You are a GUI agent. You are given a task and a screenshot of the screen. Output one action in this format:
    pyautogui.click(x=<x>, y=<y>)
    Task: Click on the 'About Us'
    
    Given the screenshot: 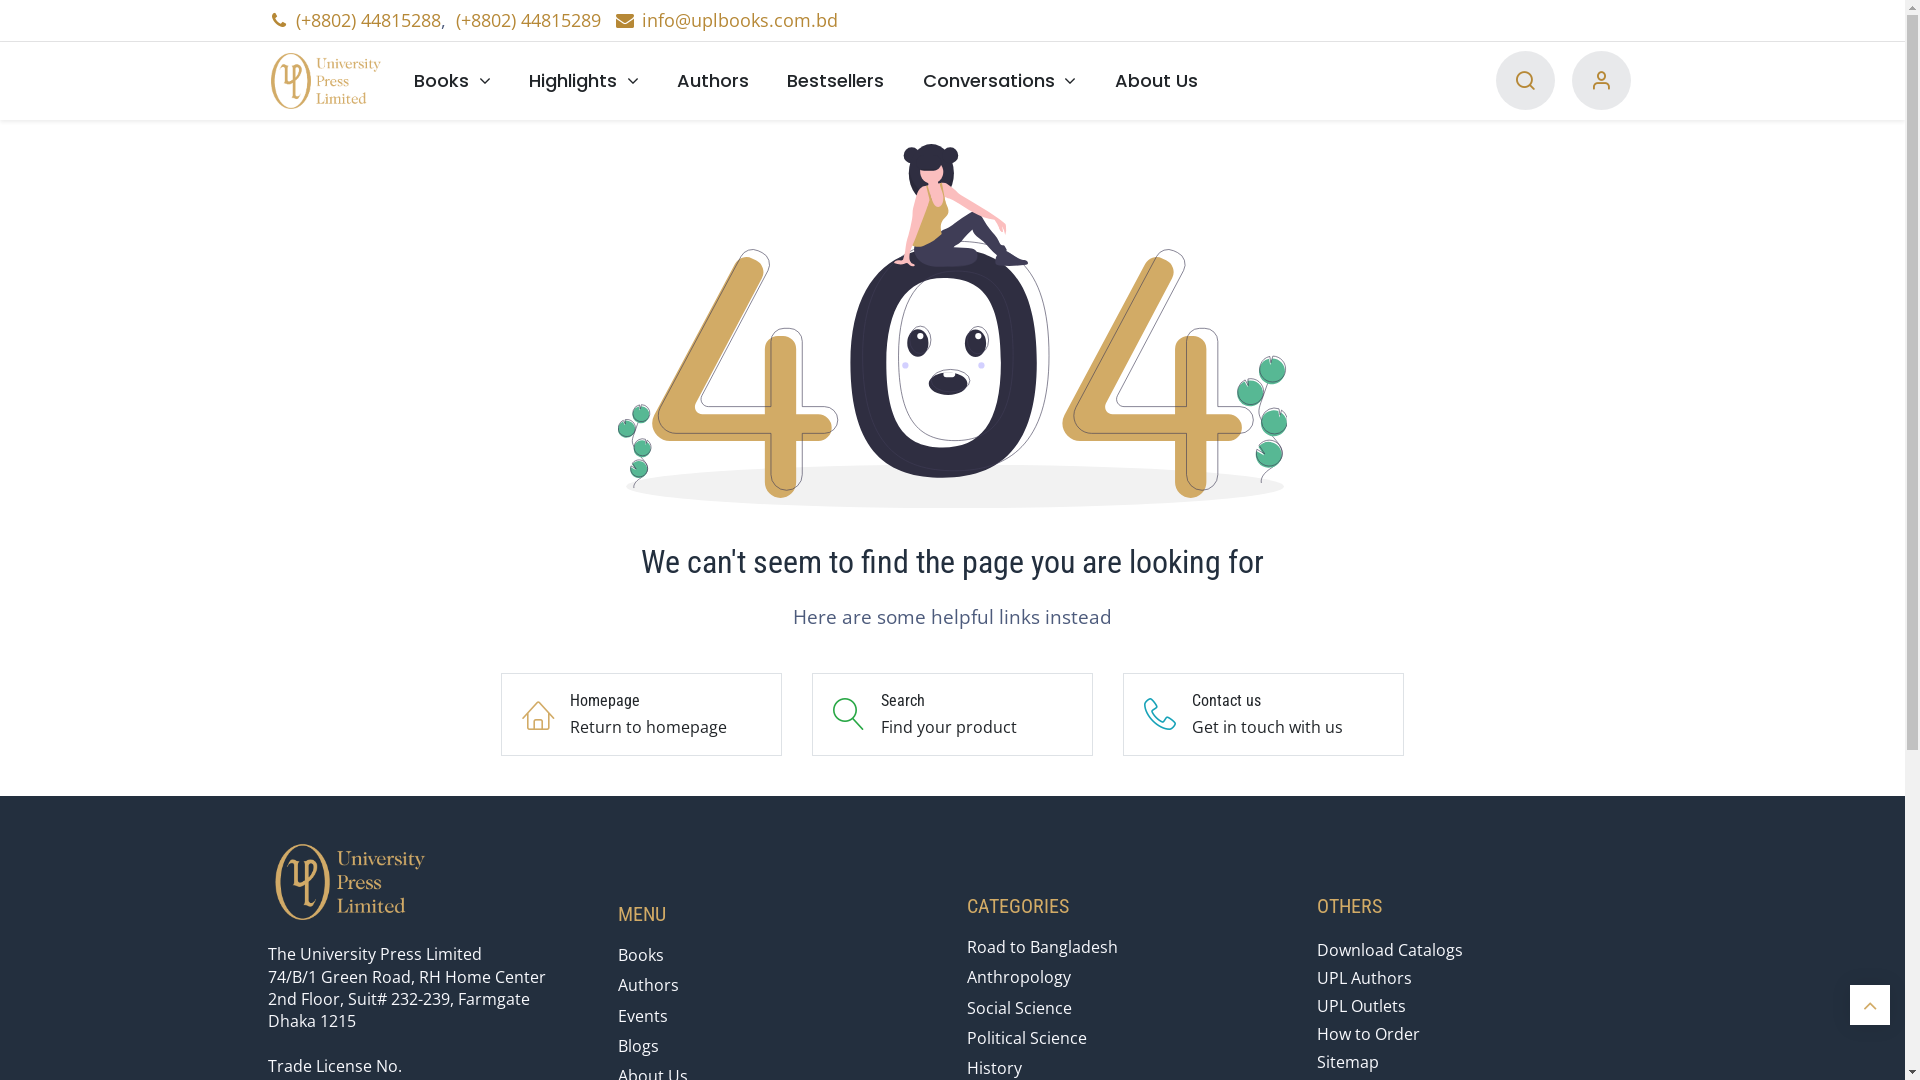 What is the action you would take?
    pyautogui.click(x=1094, y=79)
    